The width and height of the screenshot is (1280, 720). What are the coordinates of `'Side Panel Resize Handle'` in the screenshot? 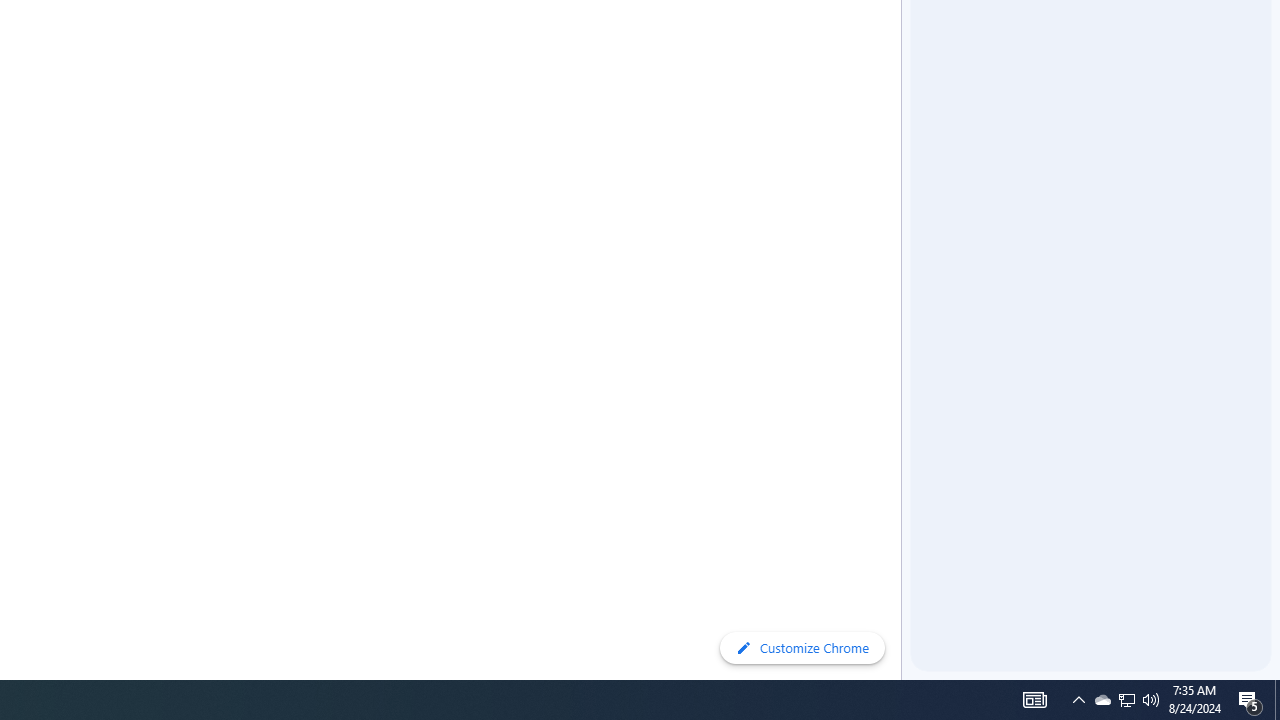 It's located at (904, 39).